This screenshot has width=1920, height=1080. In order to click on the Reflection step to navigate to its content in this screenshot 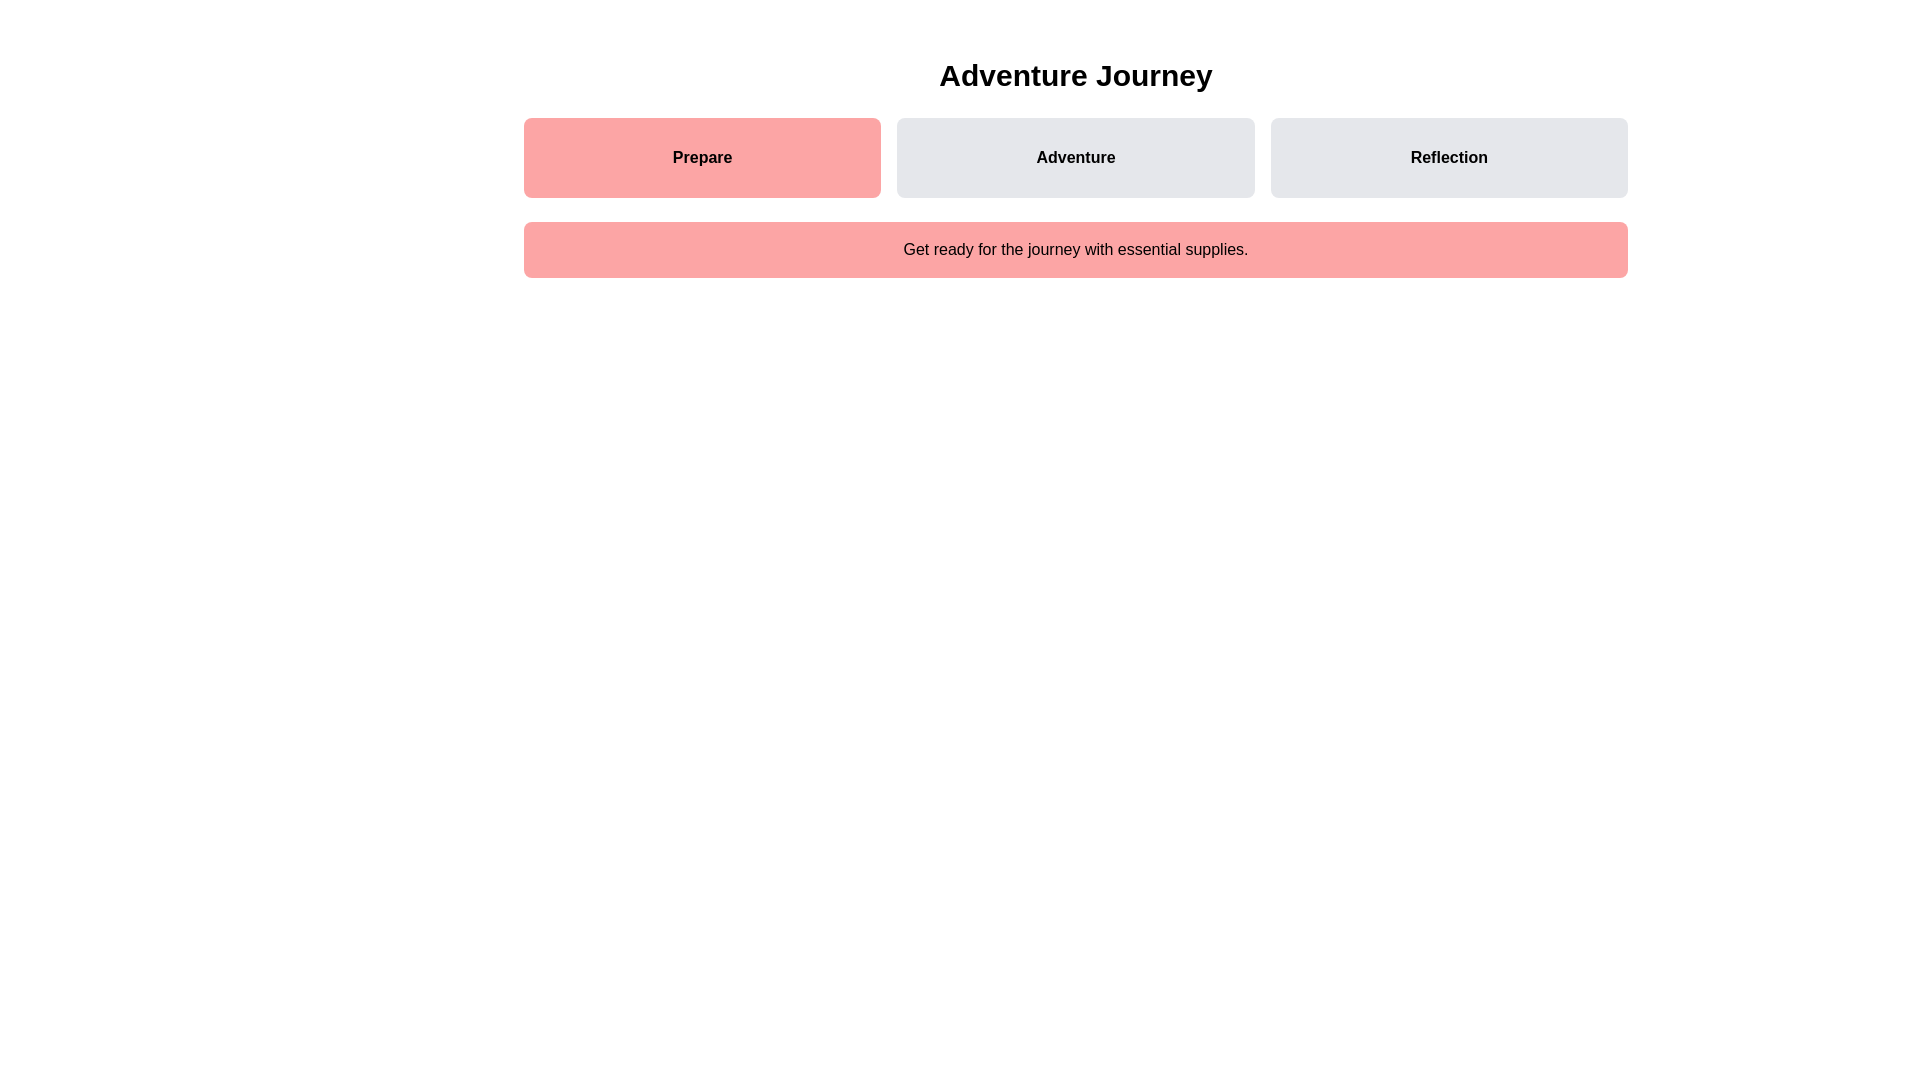, I will do `click(1449, 157)`.